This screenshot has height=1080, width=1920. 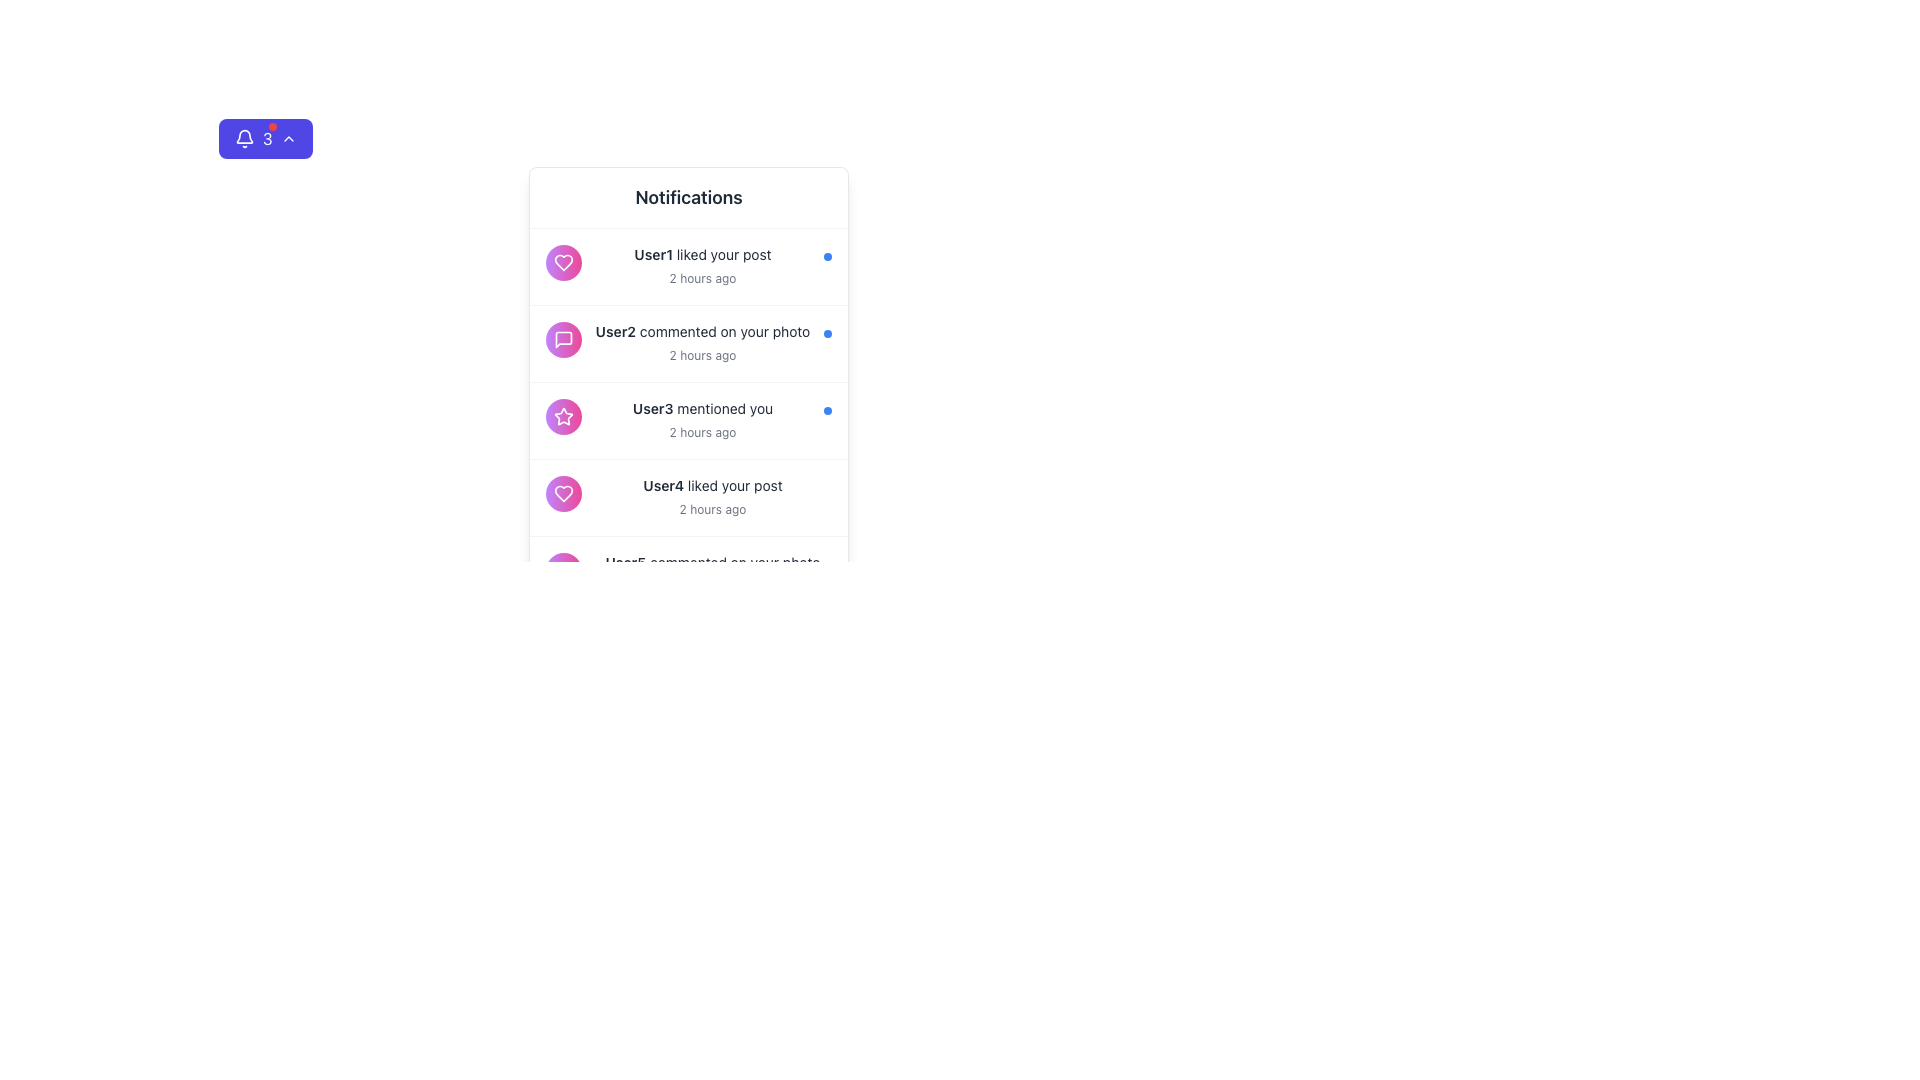 What do you see at coordinates (689, 419) in the screenshot?
I see `the star icon in the third notification of the notifications list` at bounding box center [689, 419].